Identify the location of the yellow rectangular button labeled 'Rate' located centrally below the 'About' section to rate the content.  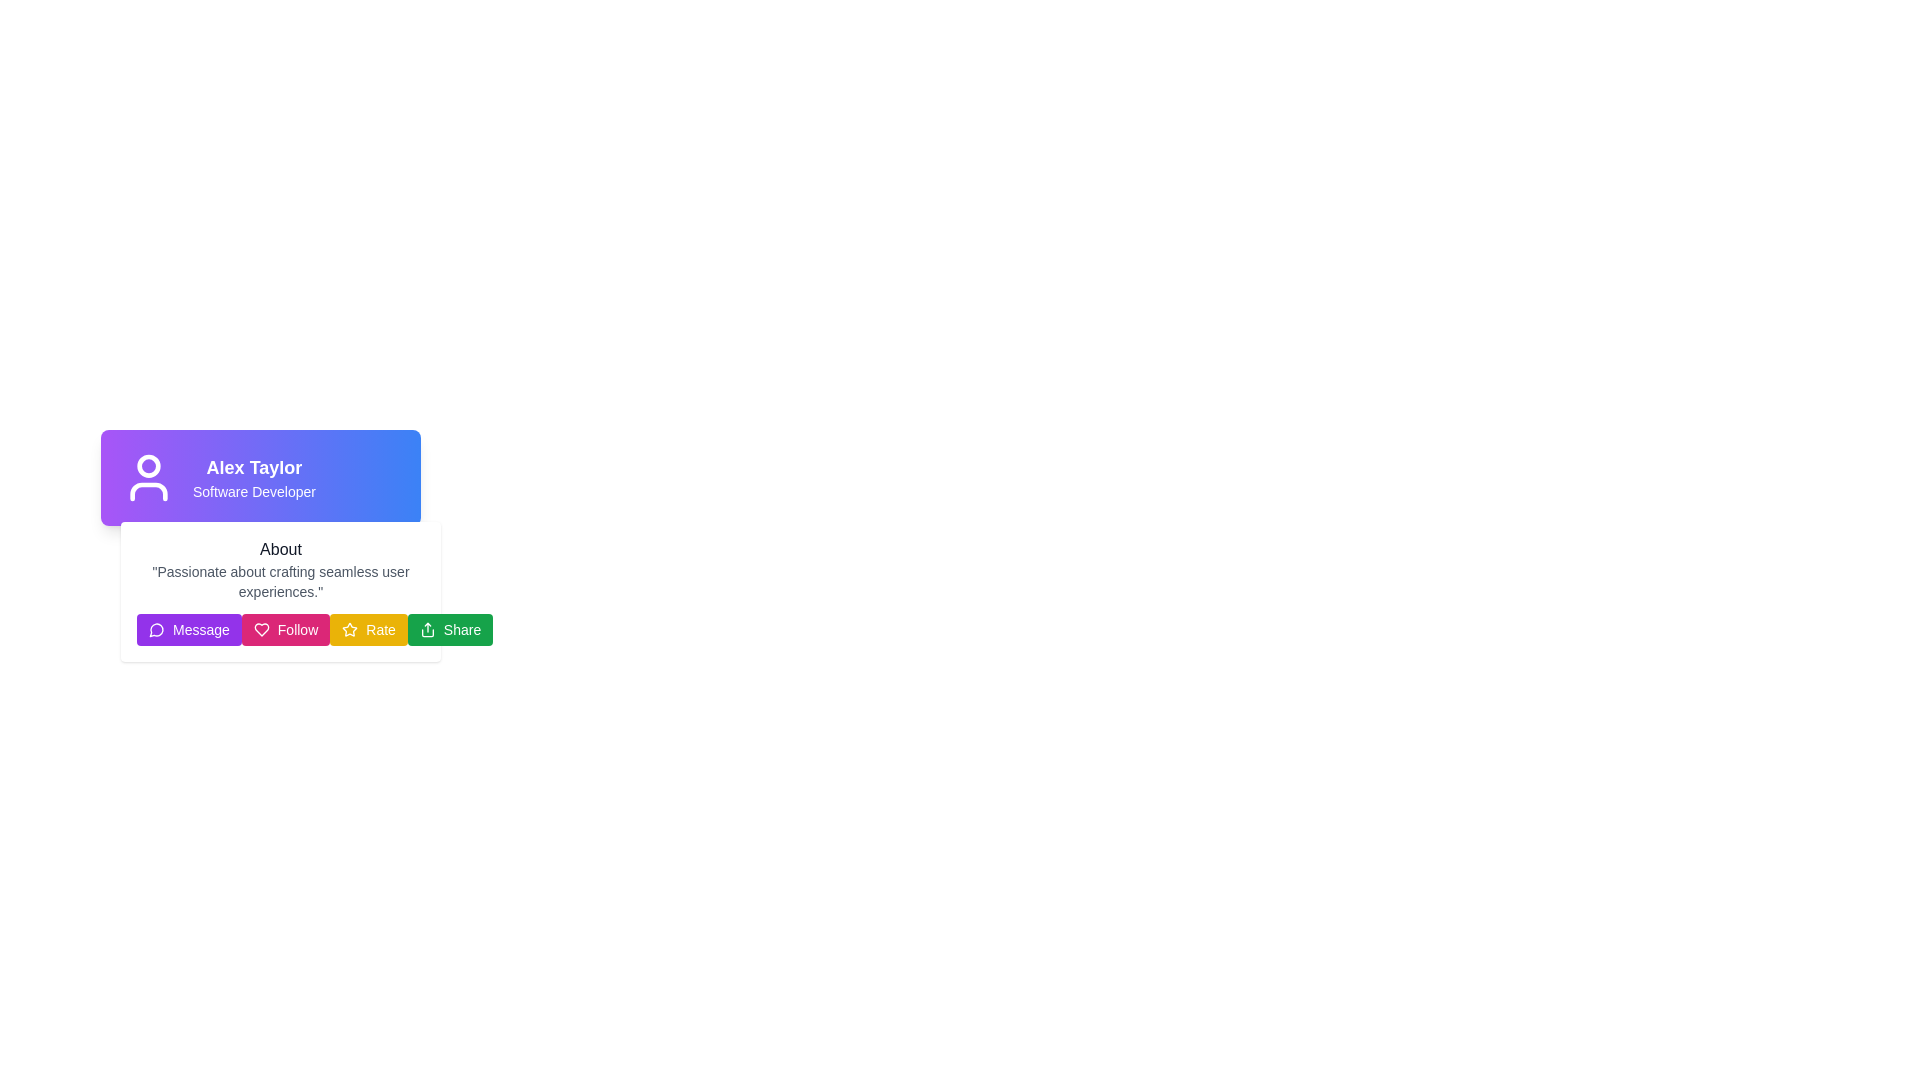
(369, 628).